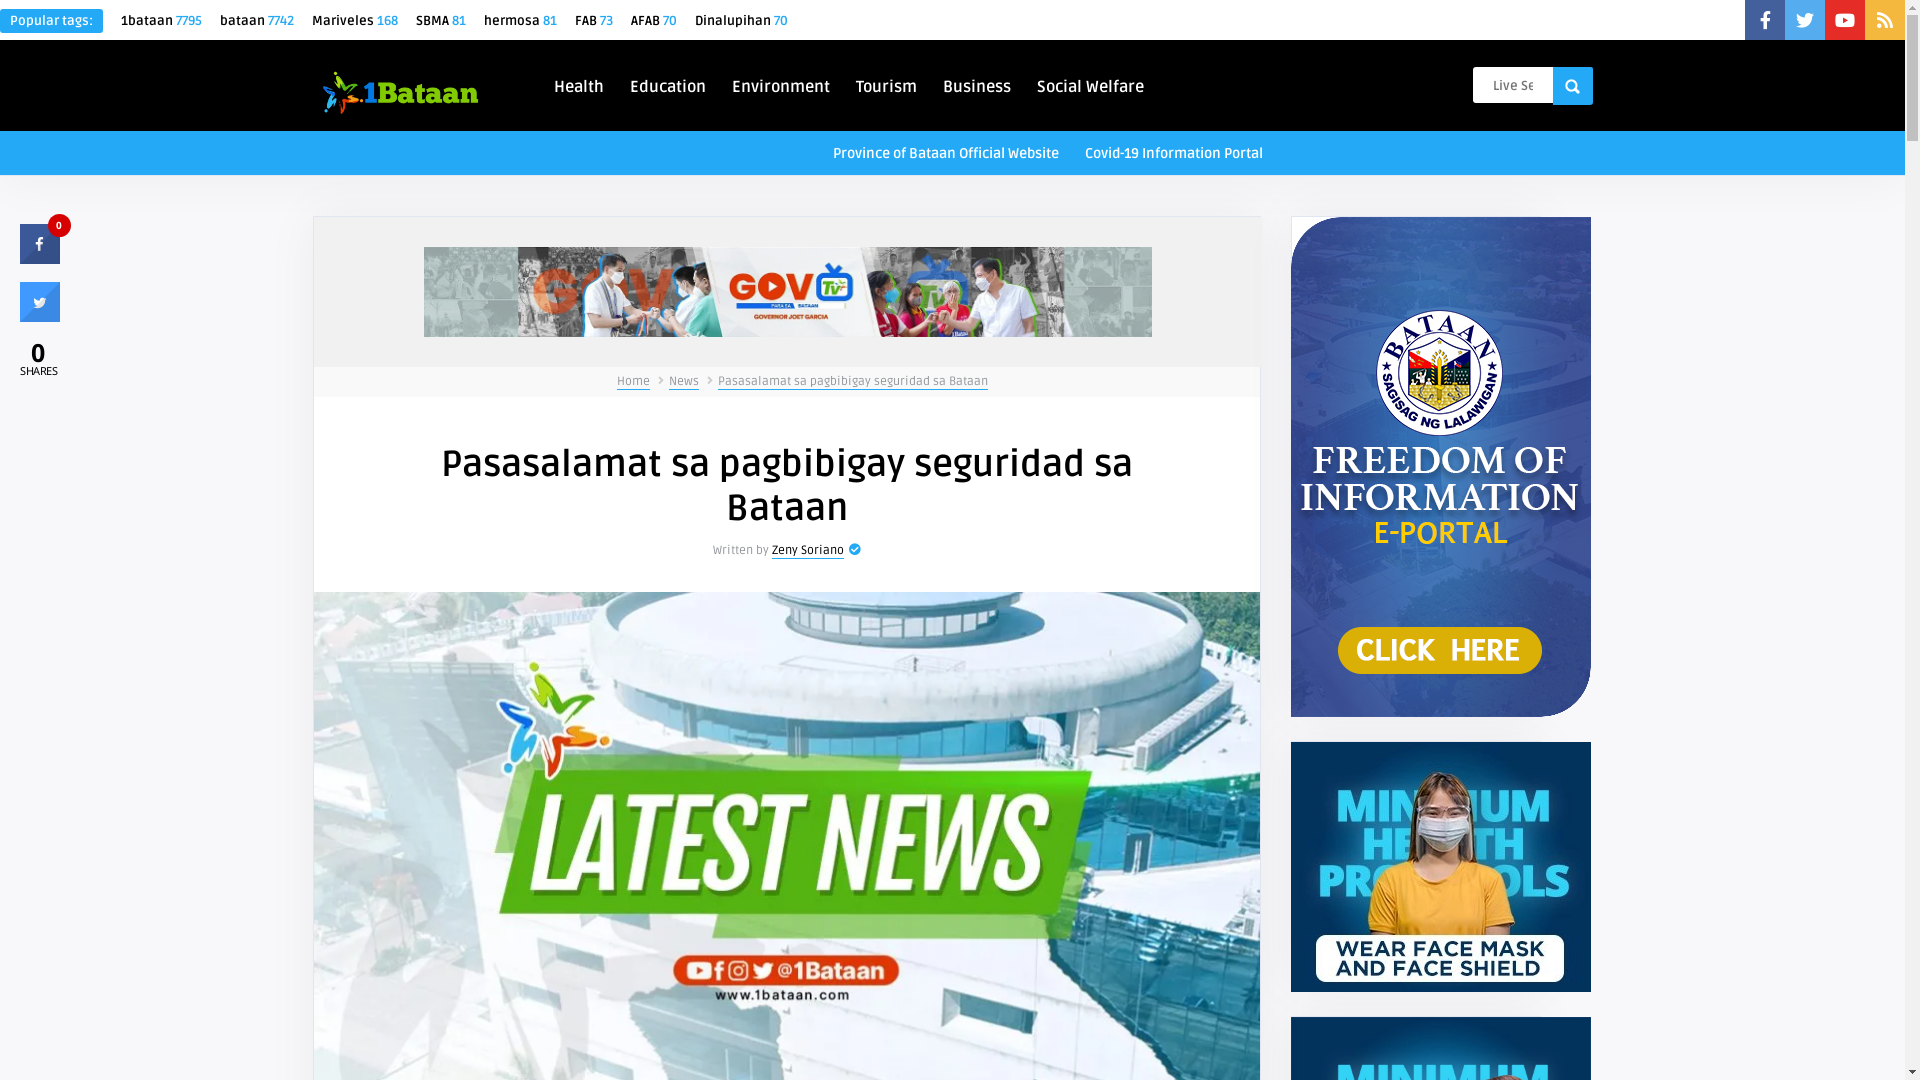  What do you see at coordinates (653, 20) in the screenshot?
I see `'AFAB 70'` at bounding box center [653, 20].